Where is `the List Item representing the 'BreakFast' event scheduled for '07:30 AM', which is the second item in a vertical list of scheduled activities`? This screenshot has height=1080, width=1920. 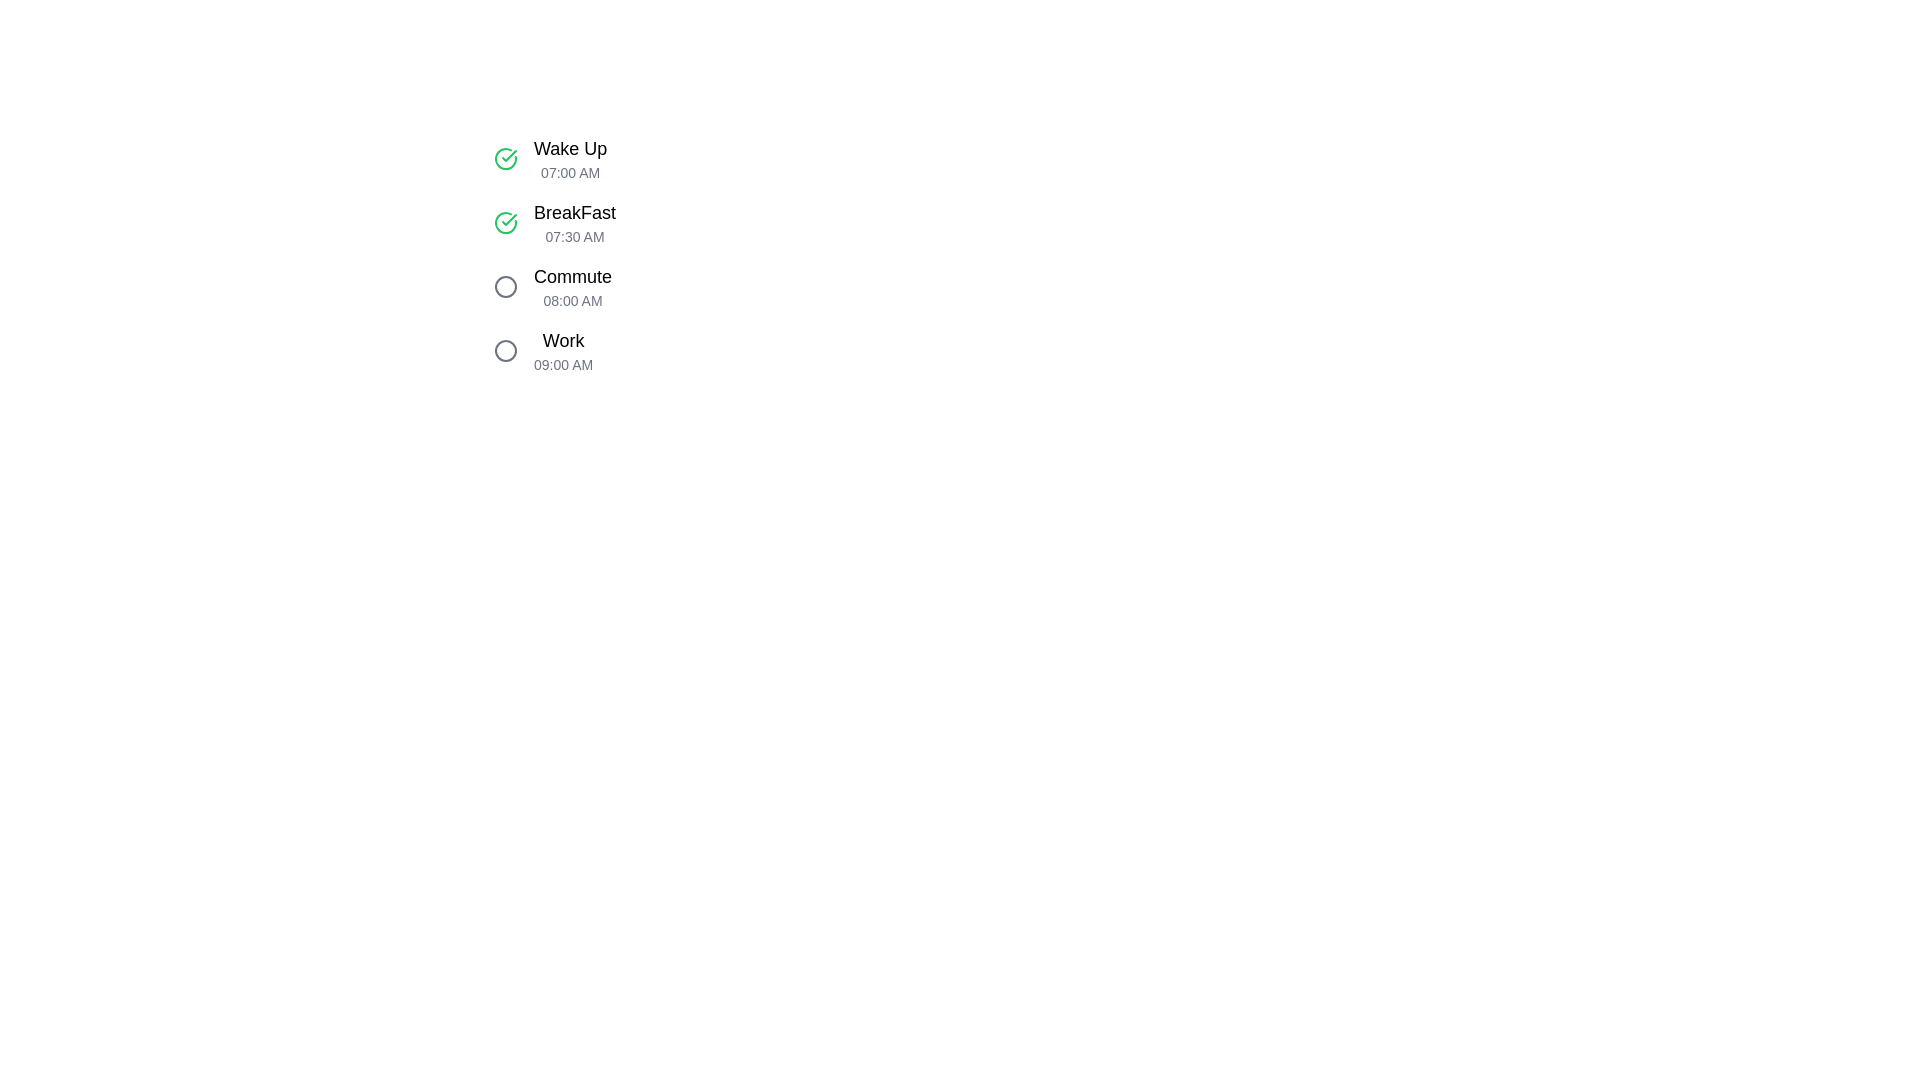
the List Item representing the 'BreakFast' event scheduled for '07:30 AM', which is the second item in a vertical list of scheduled activities is located at coordinates (686, 223).